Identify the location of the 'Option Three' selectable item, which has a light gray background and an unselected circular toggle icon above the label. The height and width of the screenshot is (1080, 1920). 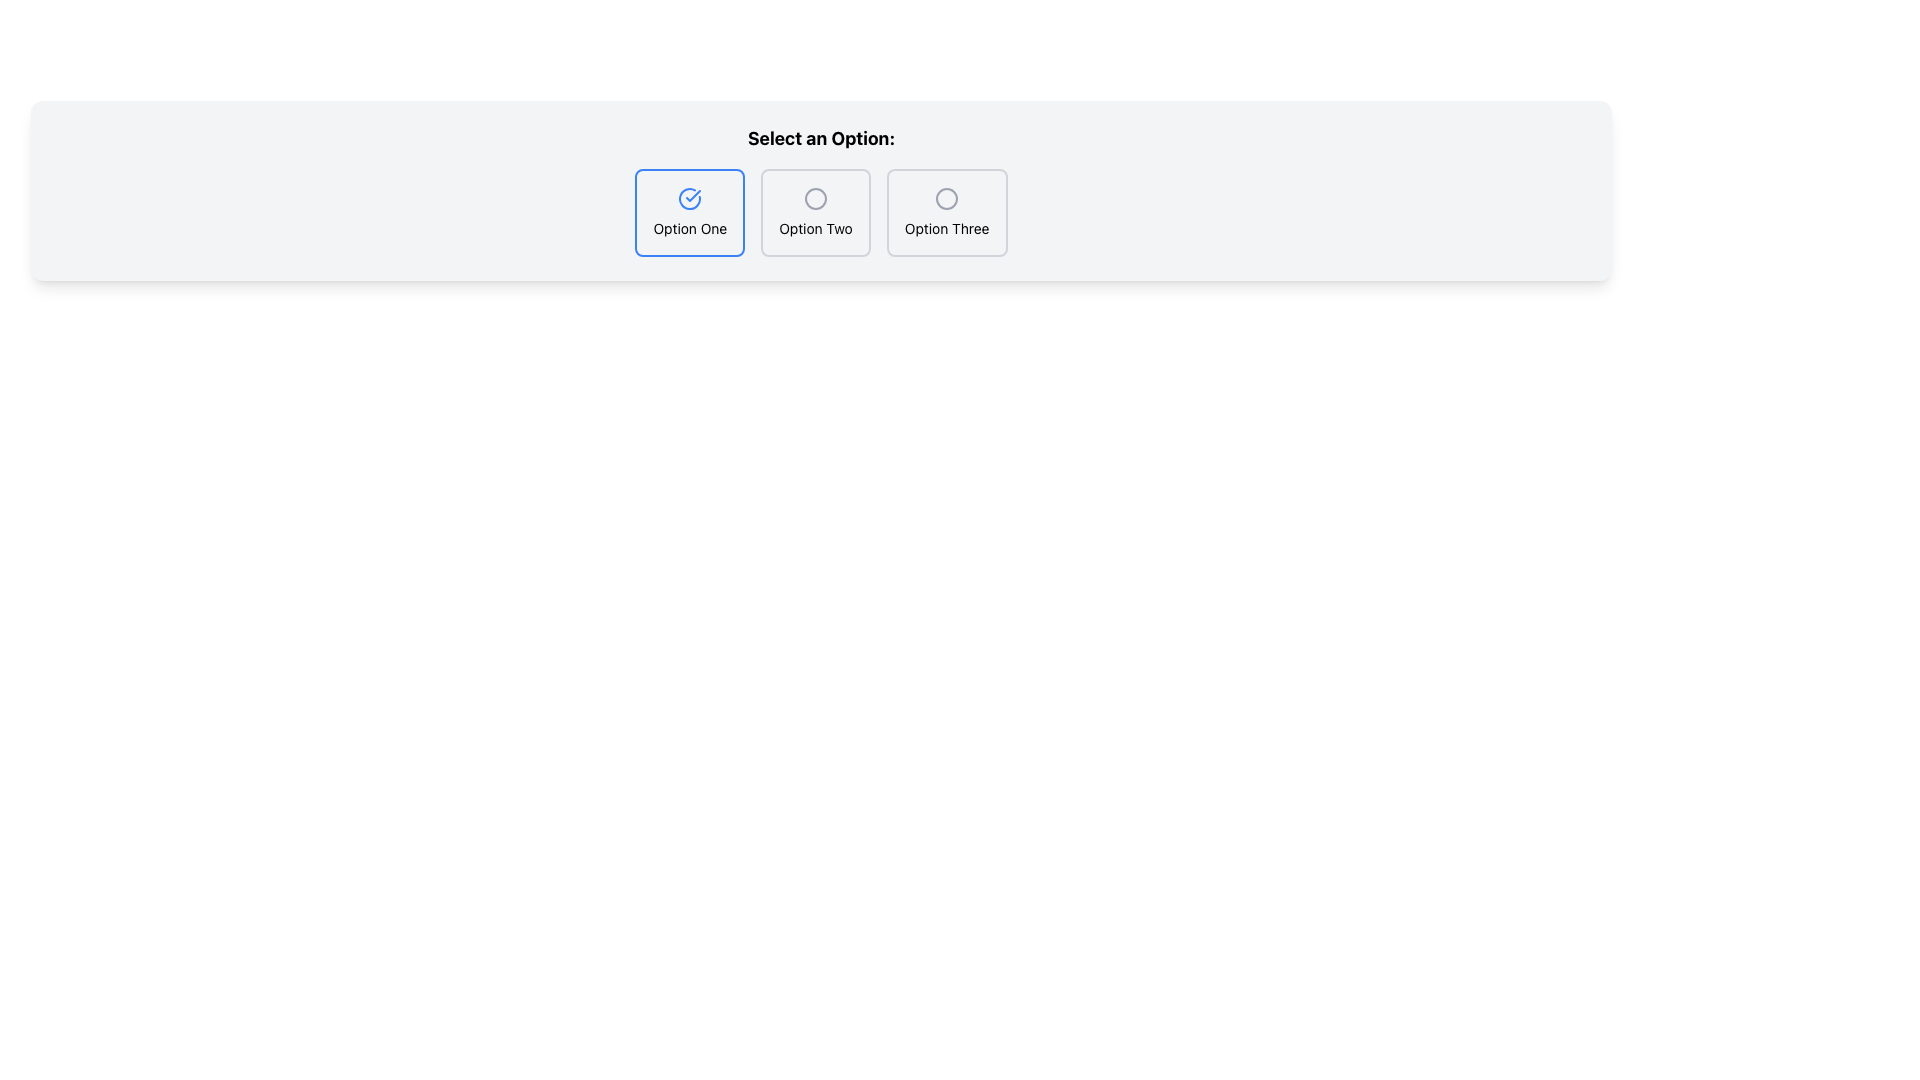
(945, 212).